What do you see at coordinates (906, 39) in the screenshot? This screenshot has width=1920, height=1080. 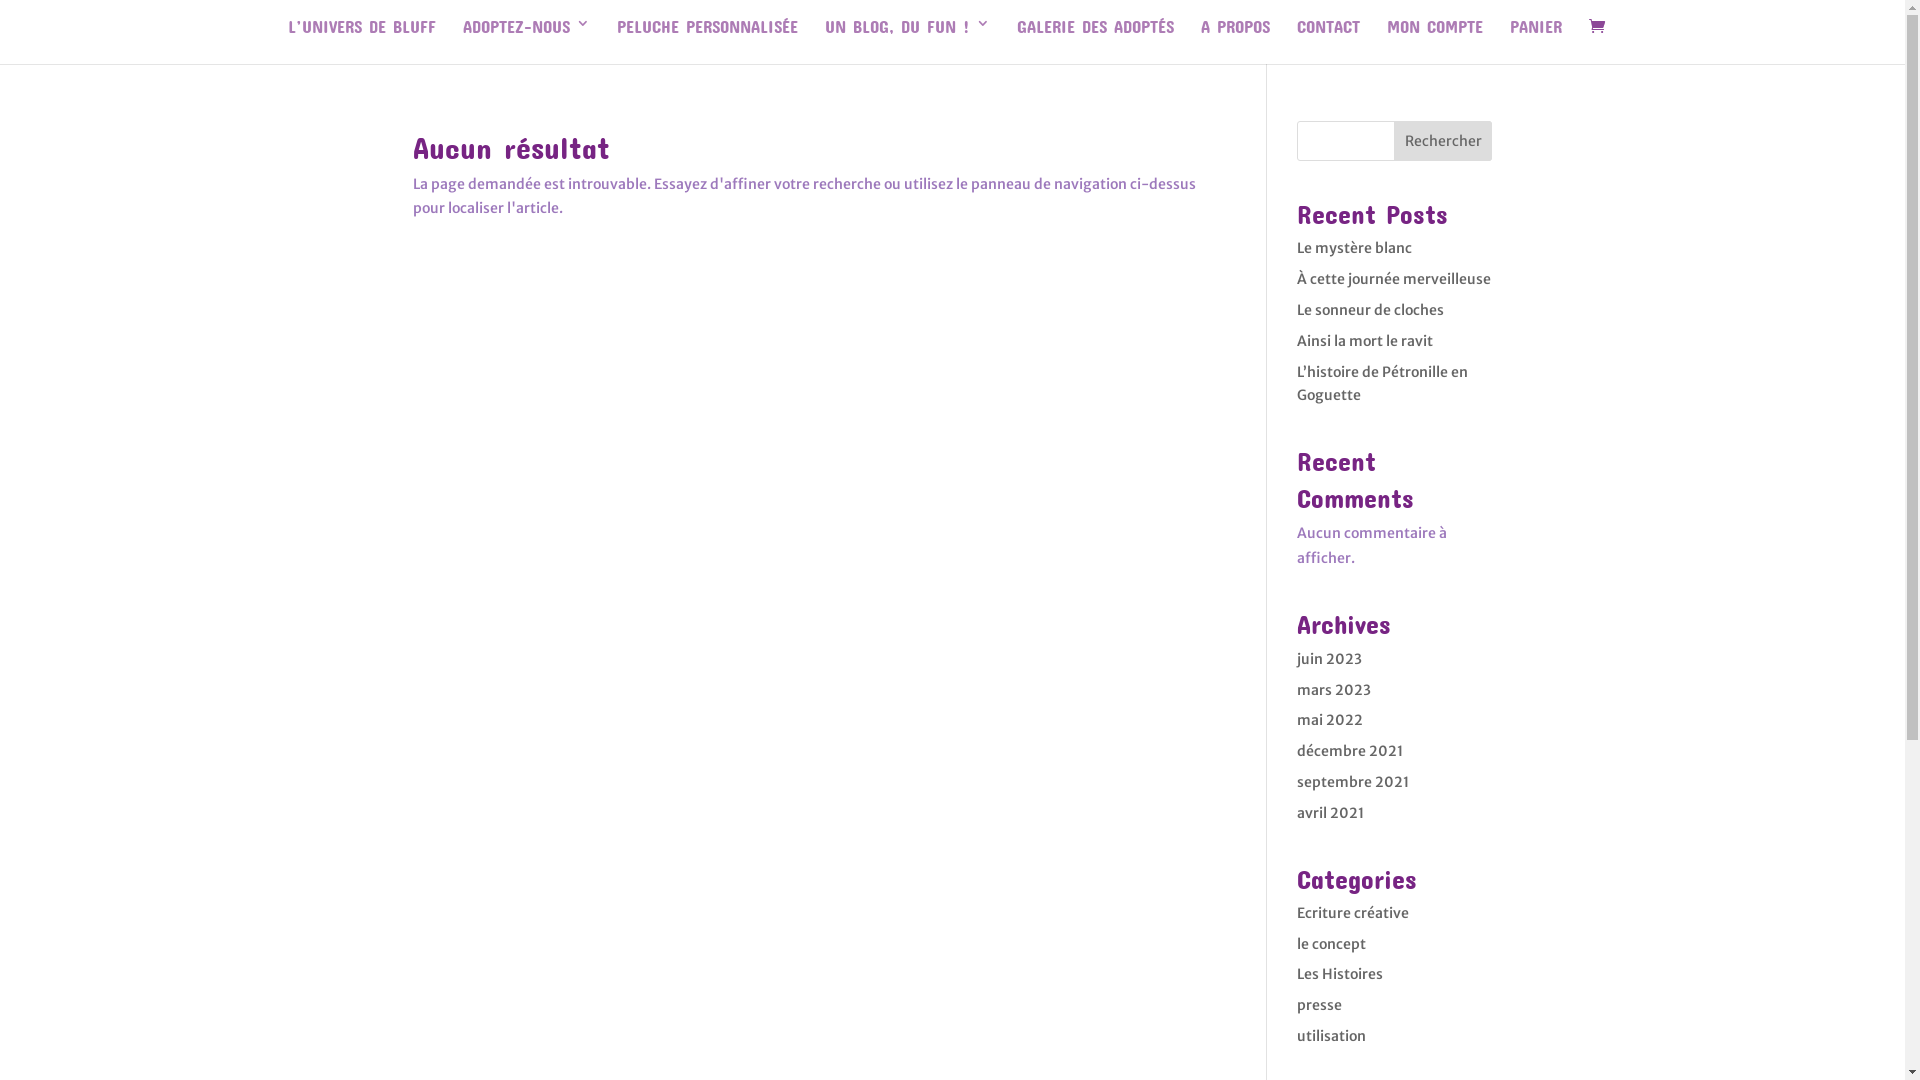 I see `'UN BLOG, DU FUN !'` at bounding box center [906, 39].